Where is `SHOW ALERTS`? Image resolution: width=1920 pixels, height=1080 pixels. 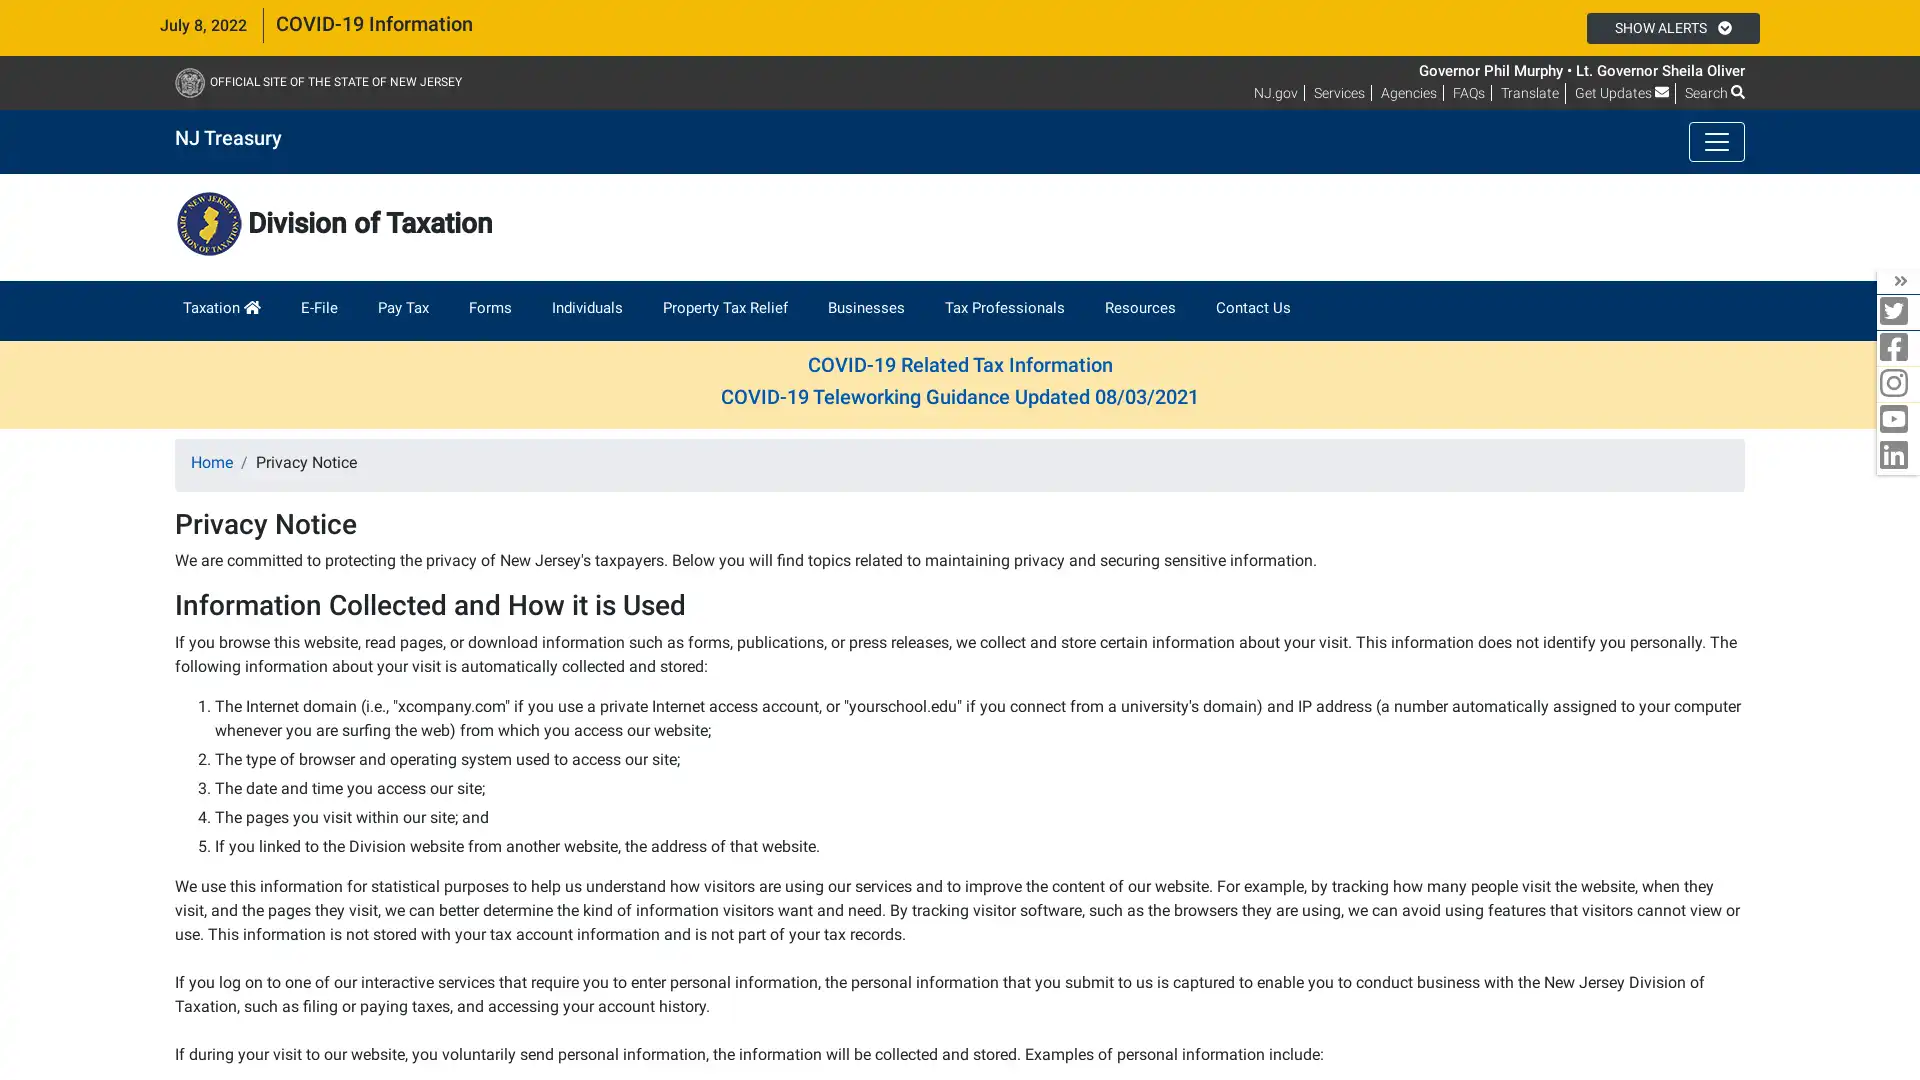 SHOW ALERTS is located at coordinates (1672, 27).